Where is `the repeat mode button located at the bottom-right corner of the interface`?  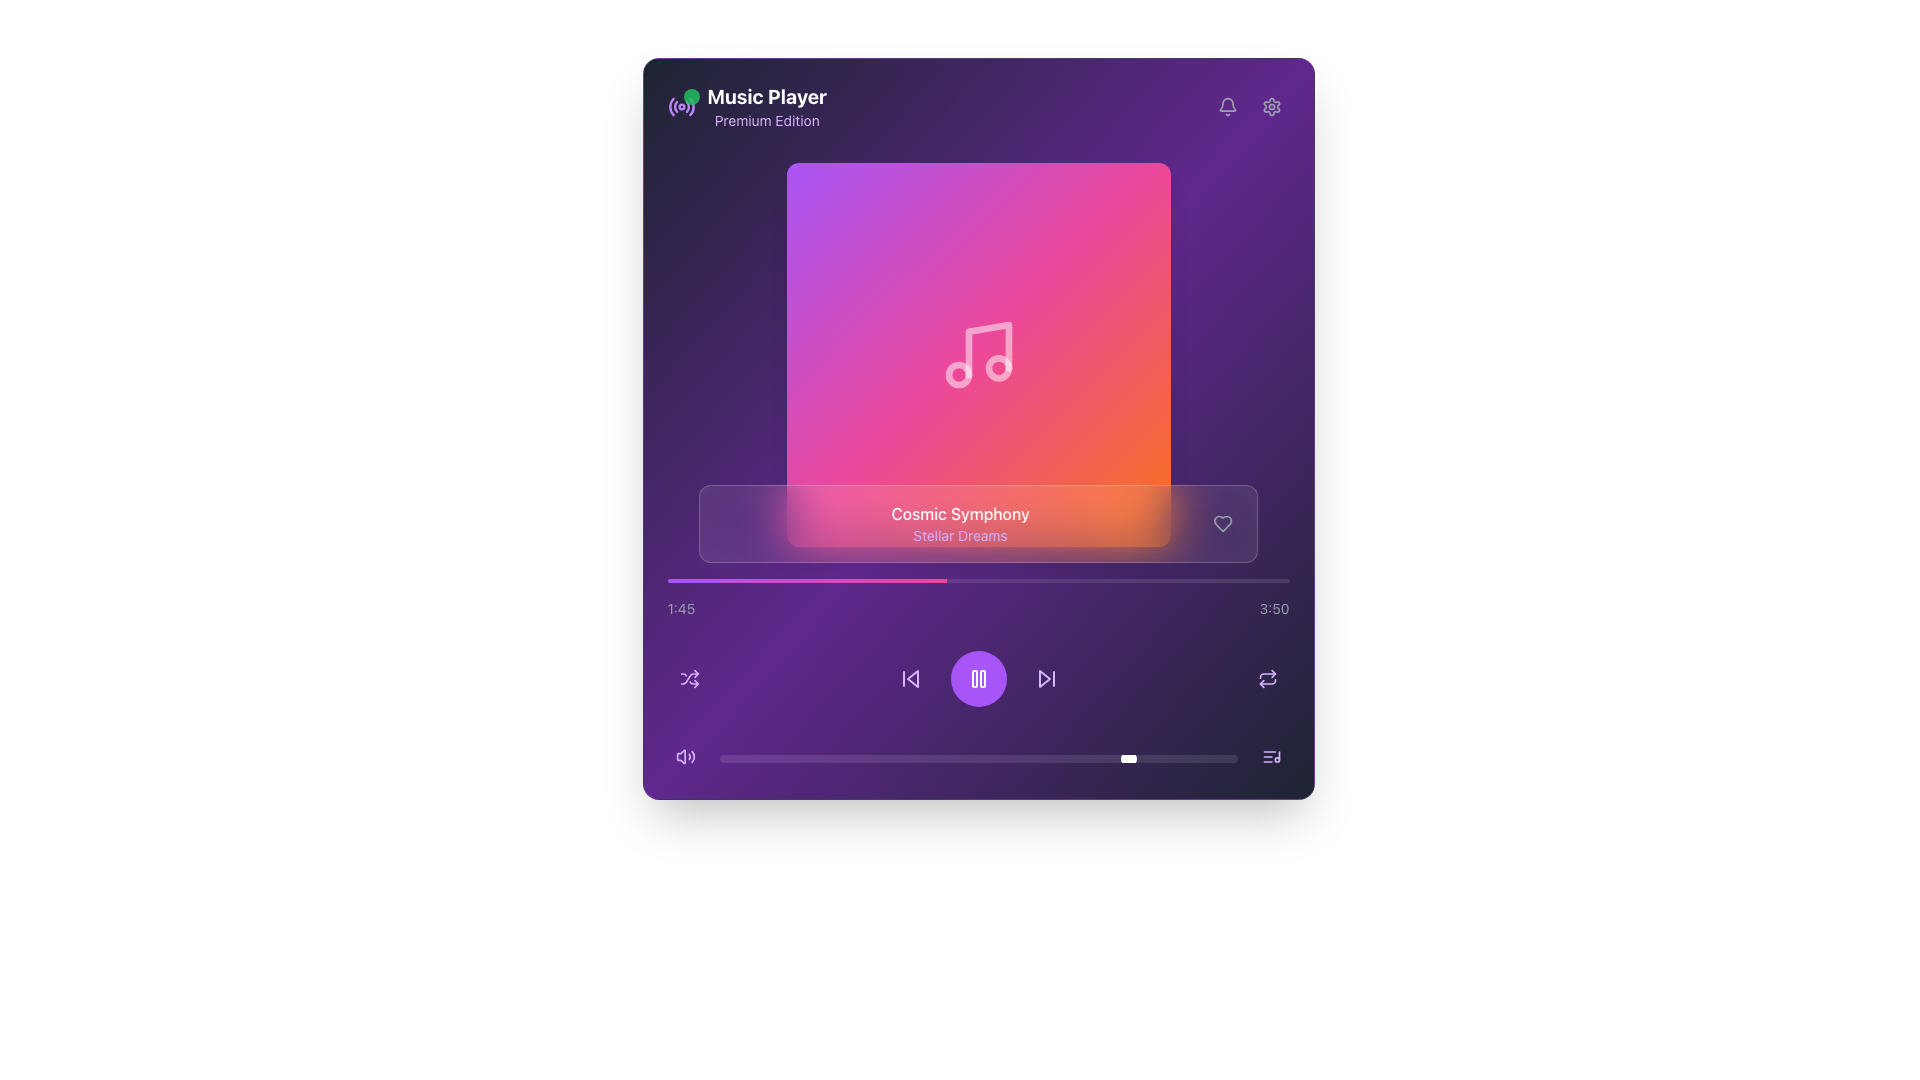 the repeat mode button located at the bottom-right corner of the interface is located at coordinates (1266, 677).